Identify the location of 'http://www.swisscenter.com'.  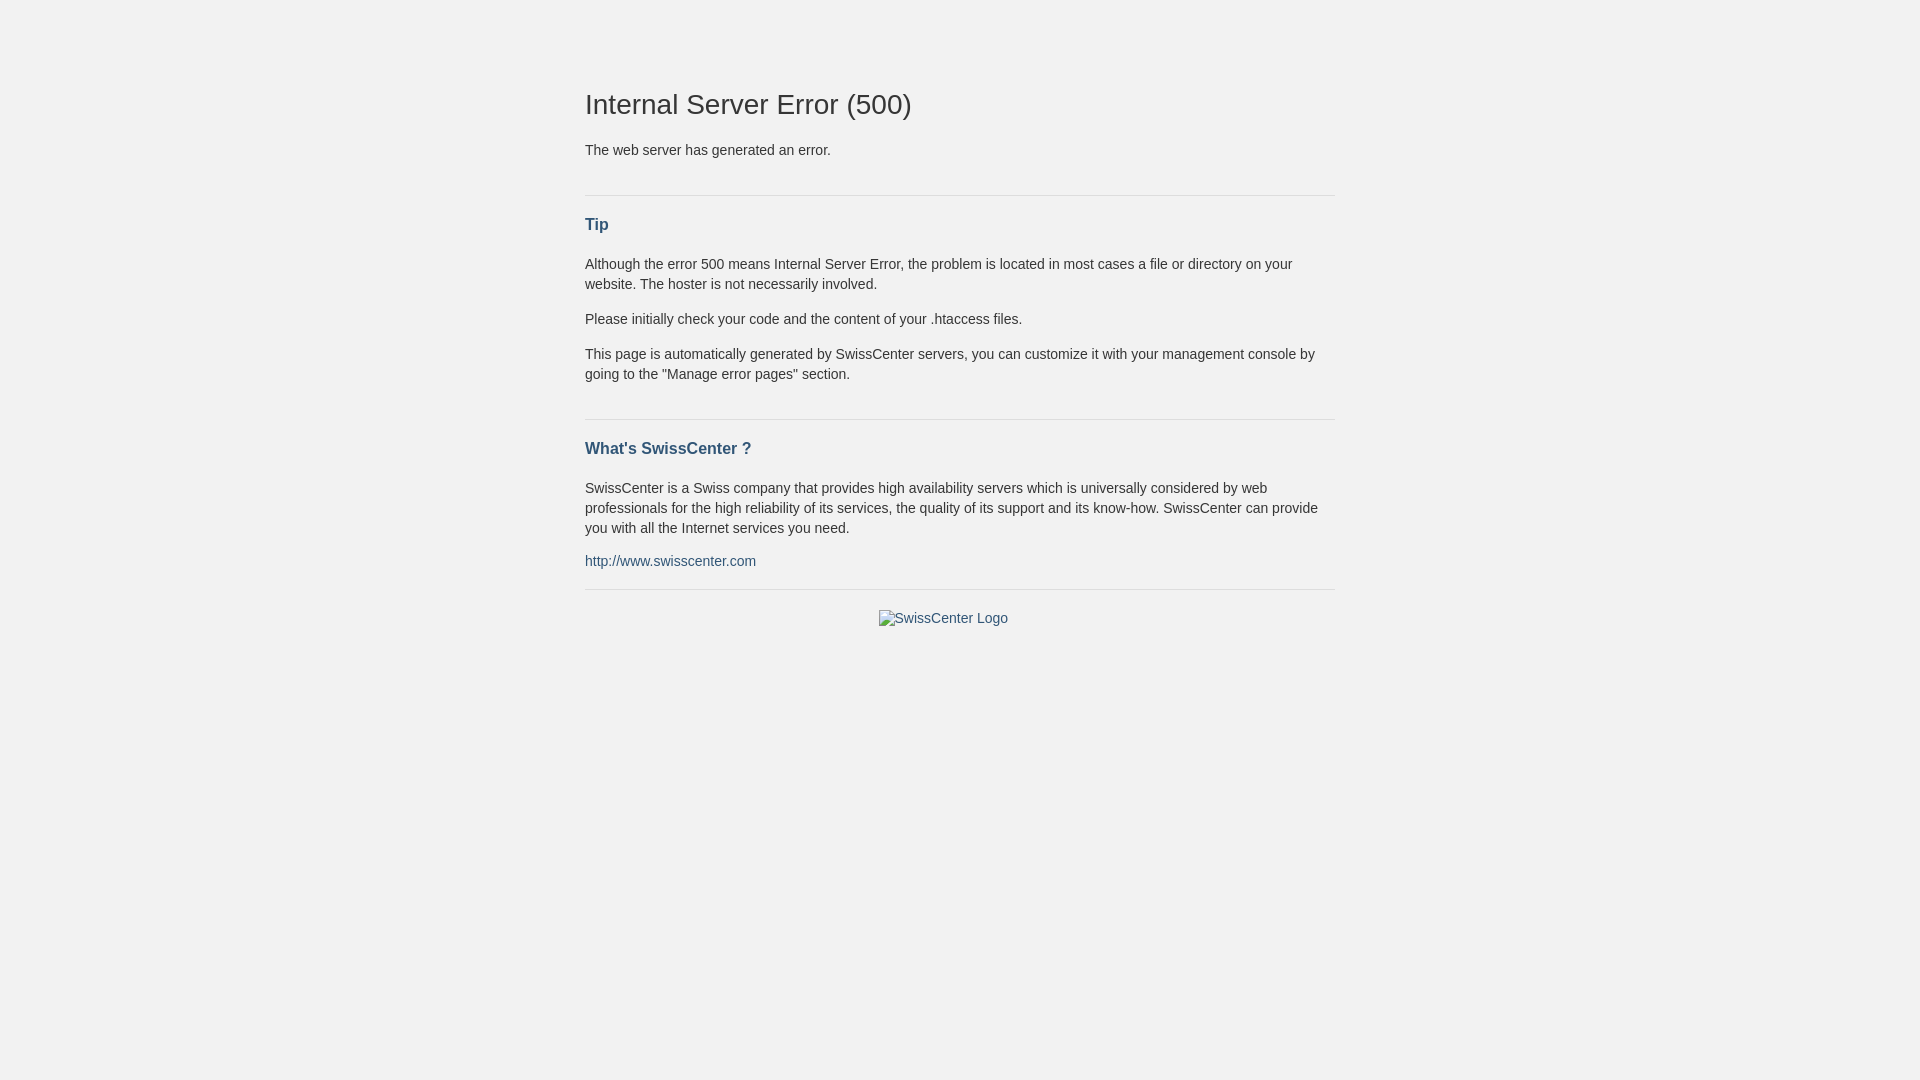
(584, 559).